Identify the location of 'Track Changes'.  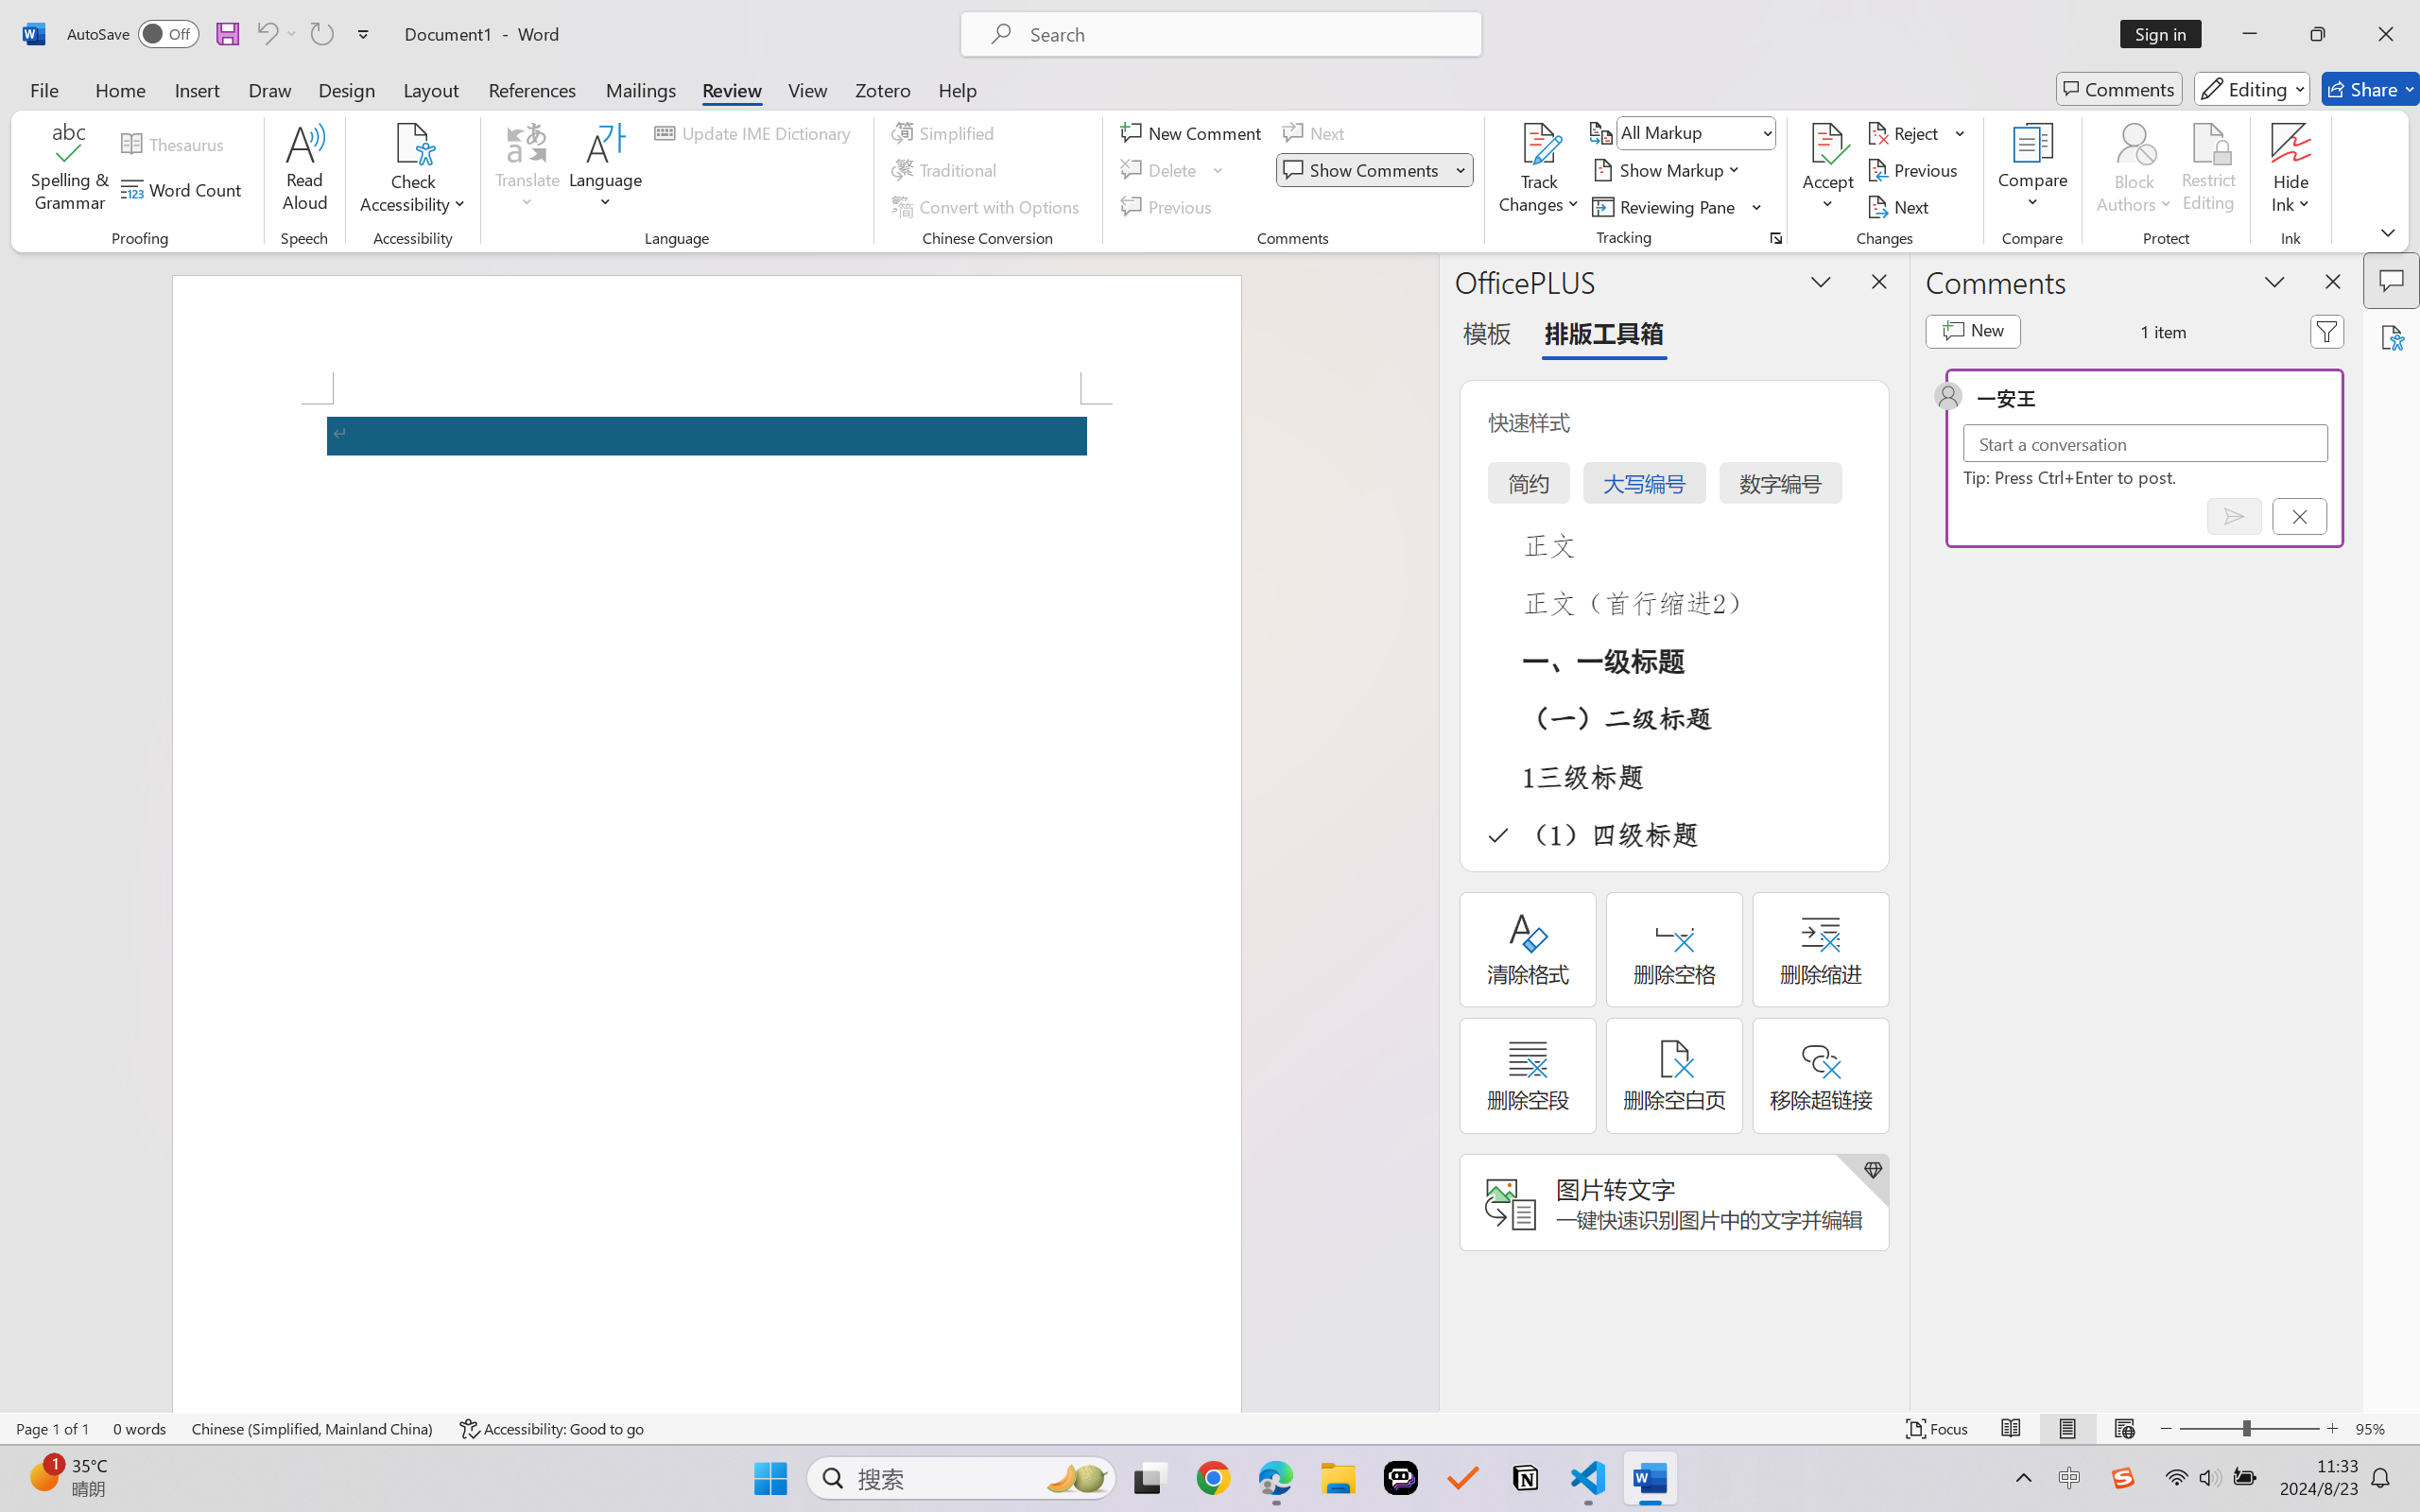
(1538, 143).